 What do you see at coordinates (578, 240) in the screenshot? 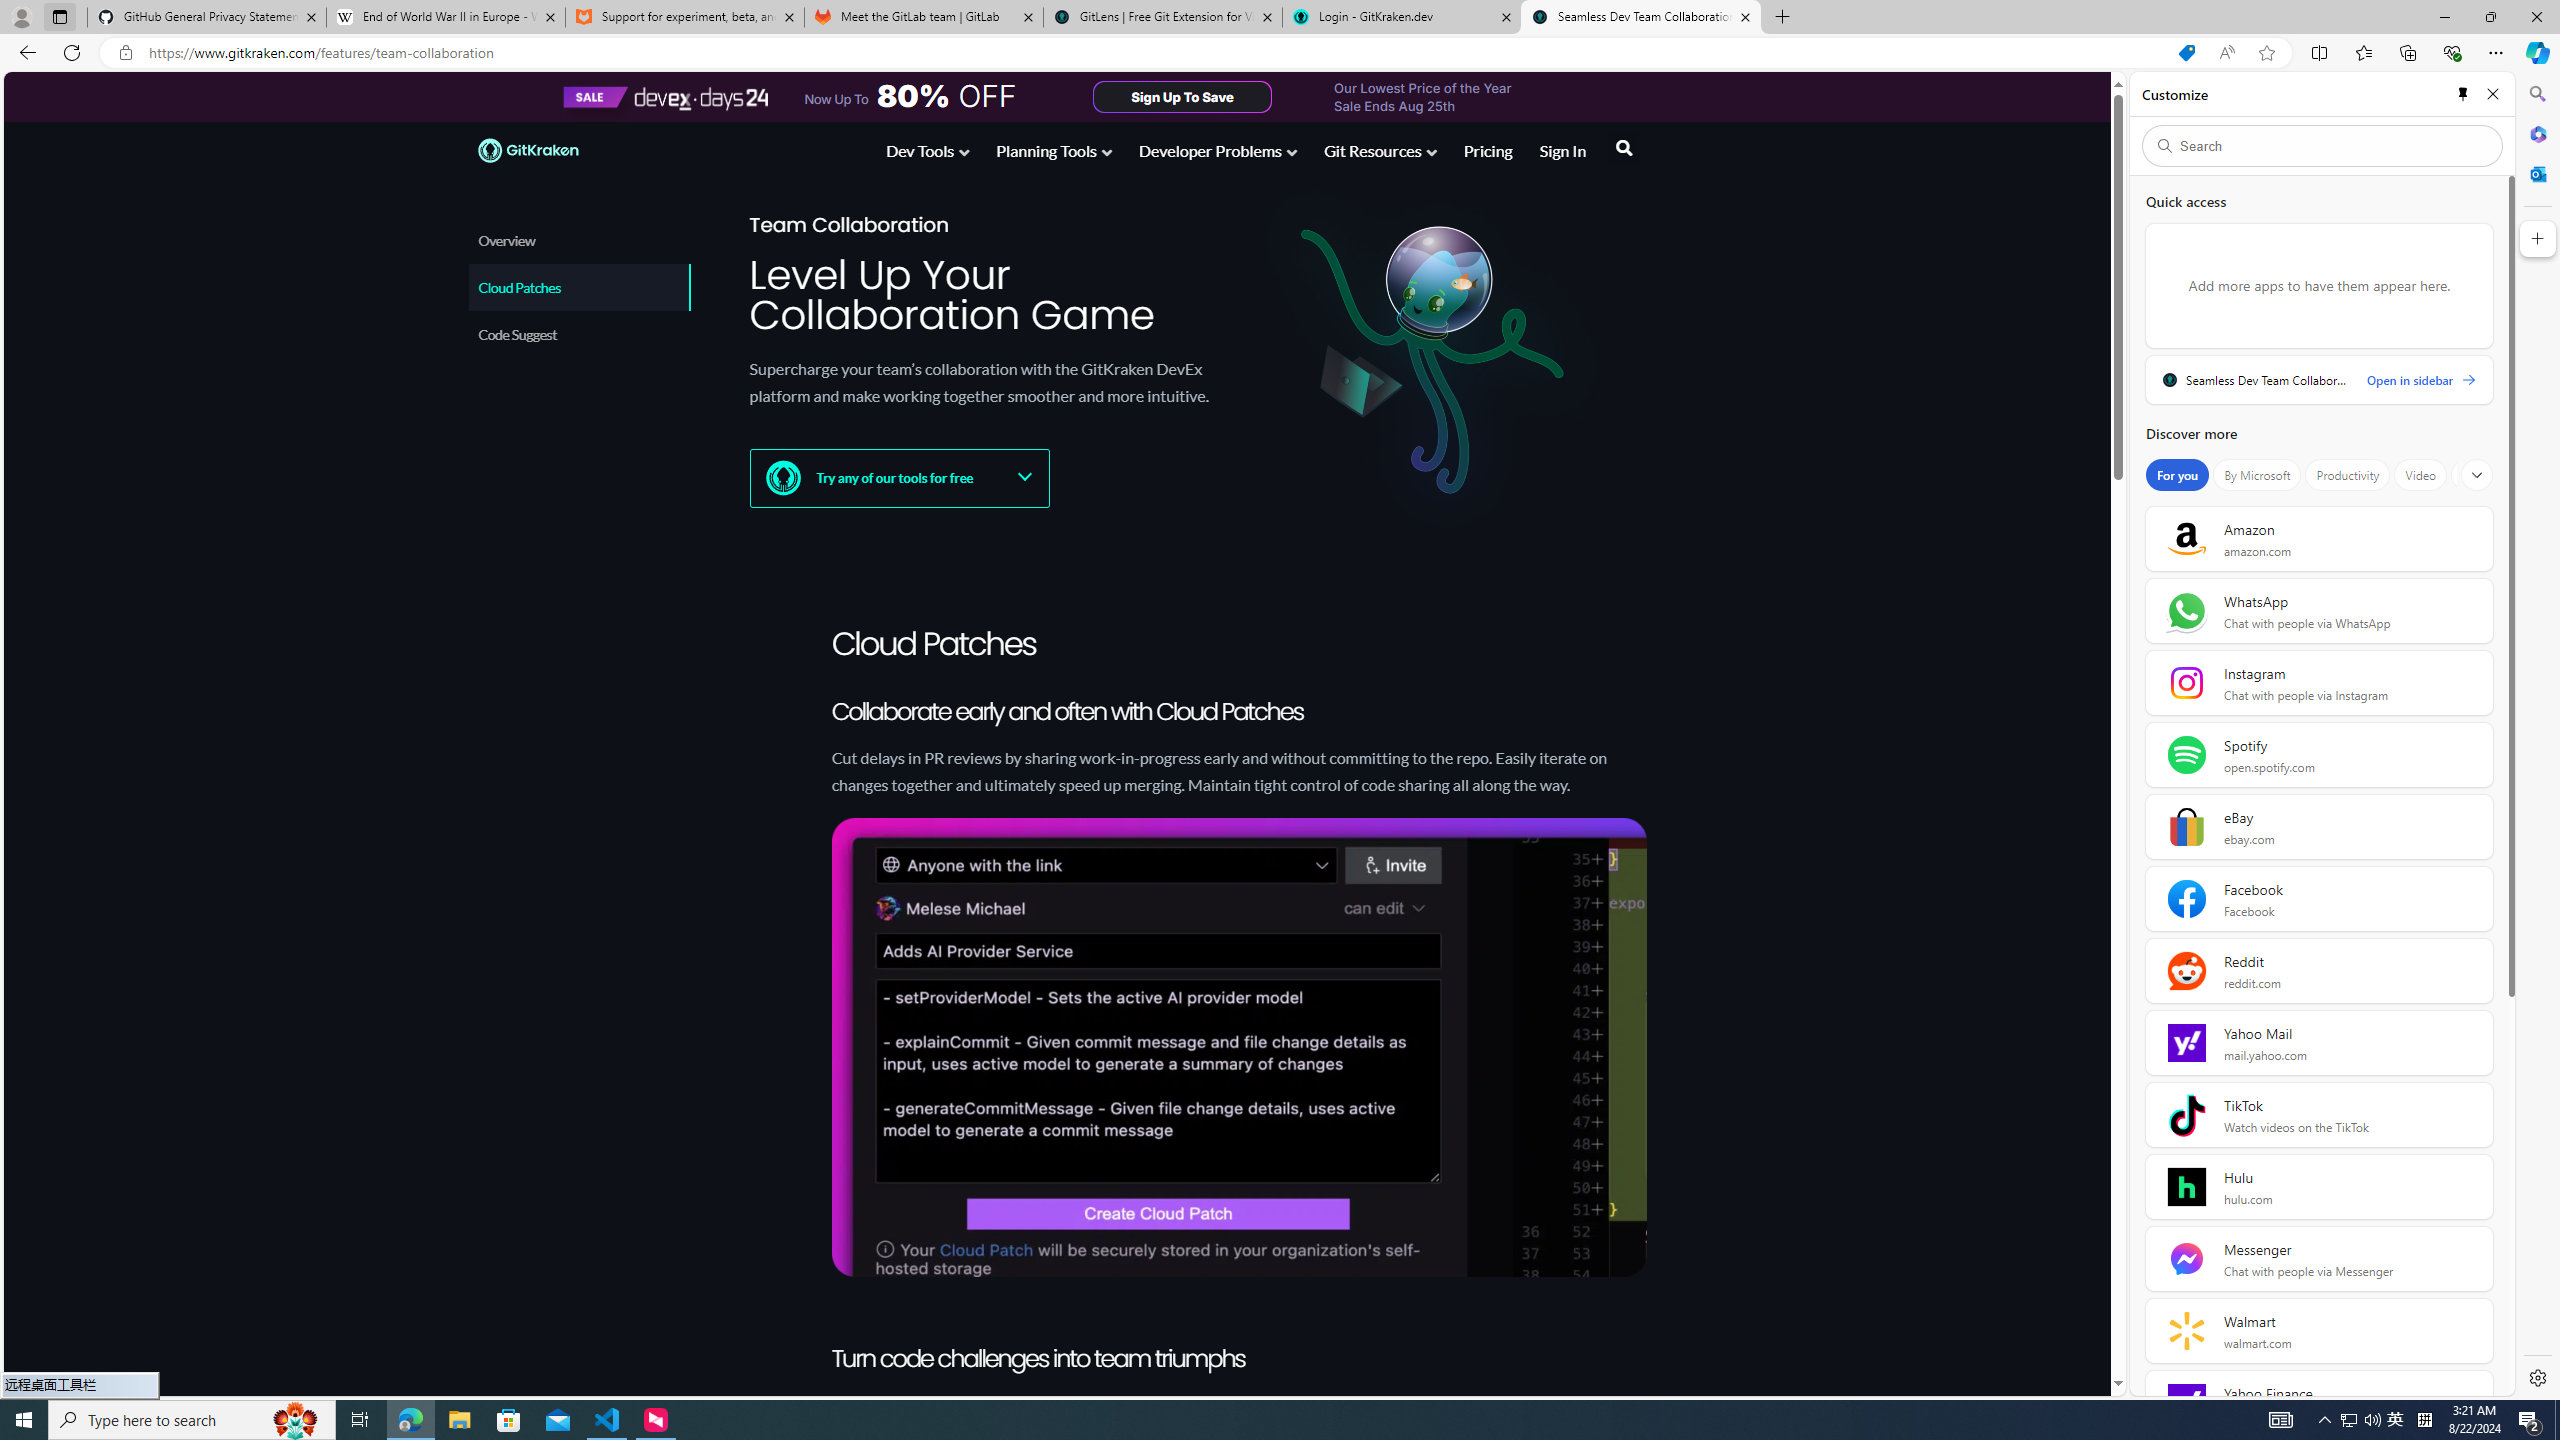
I see `'Overview'` at bounding box center [578, 240].